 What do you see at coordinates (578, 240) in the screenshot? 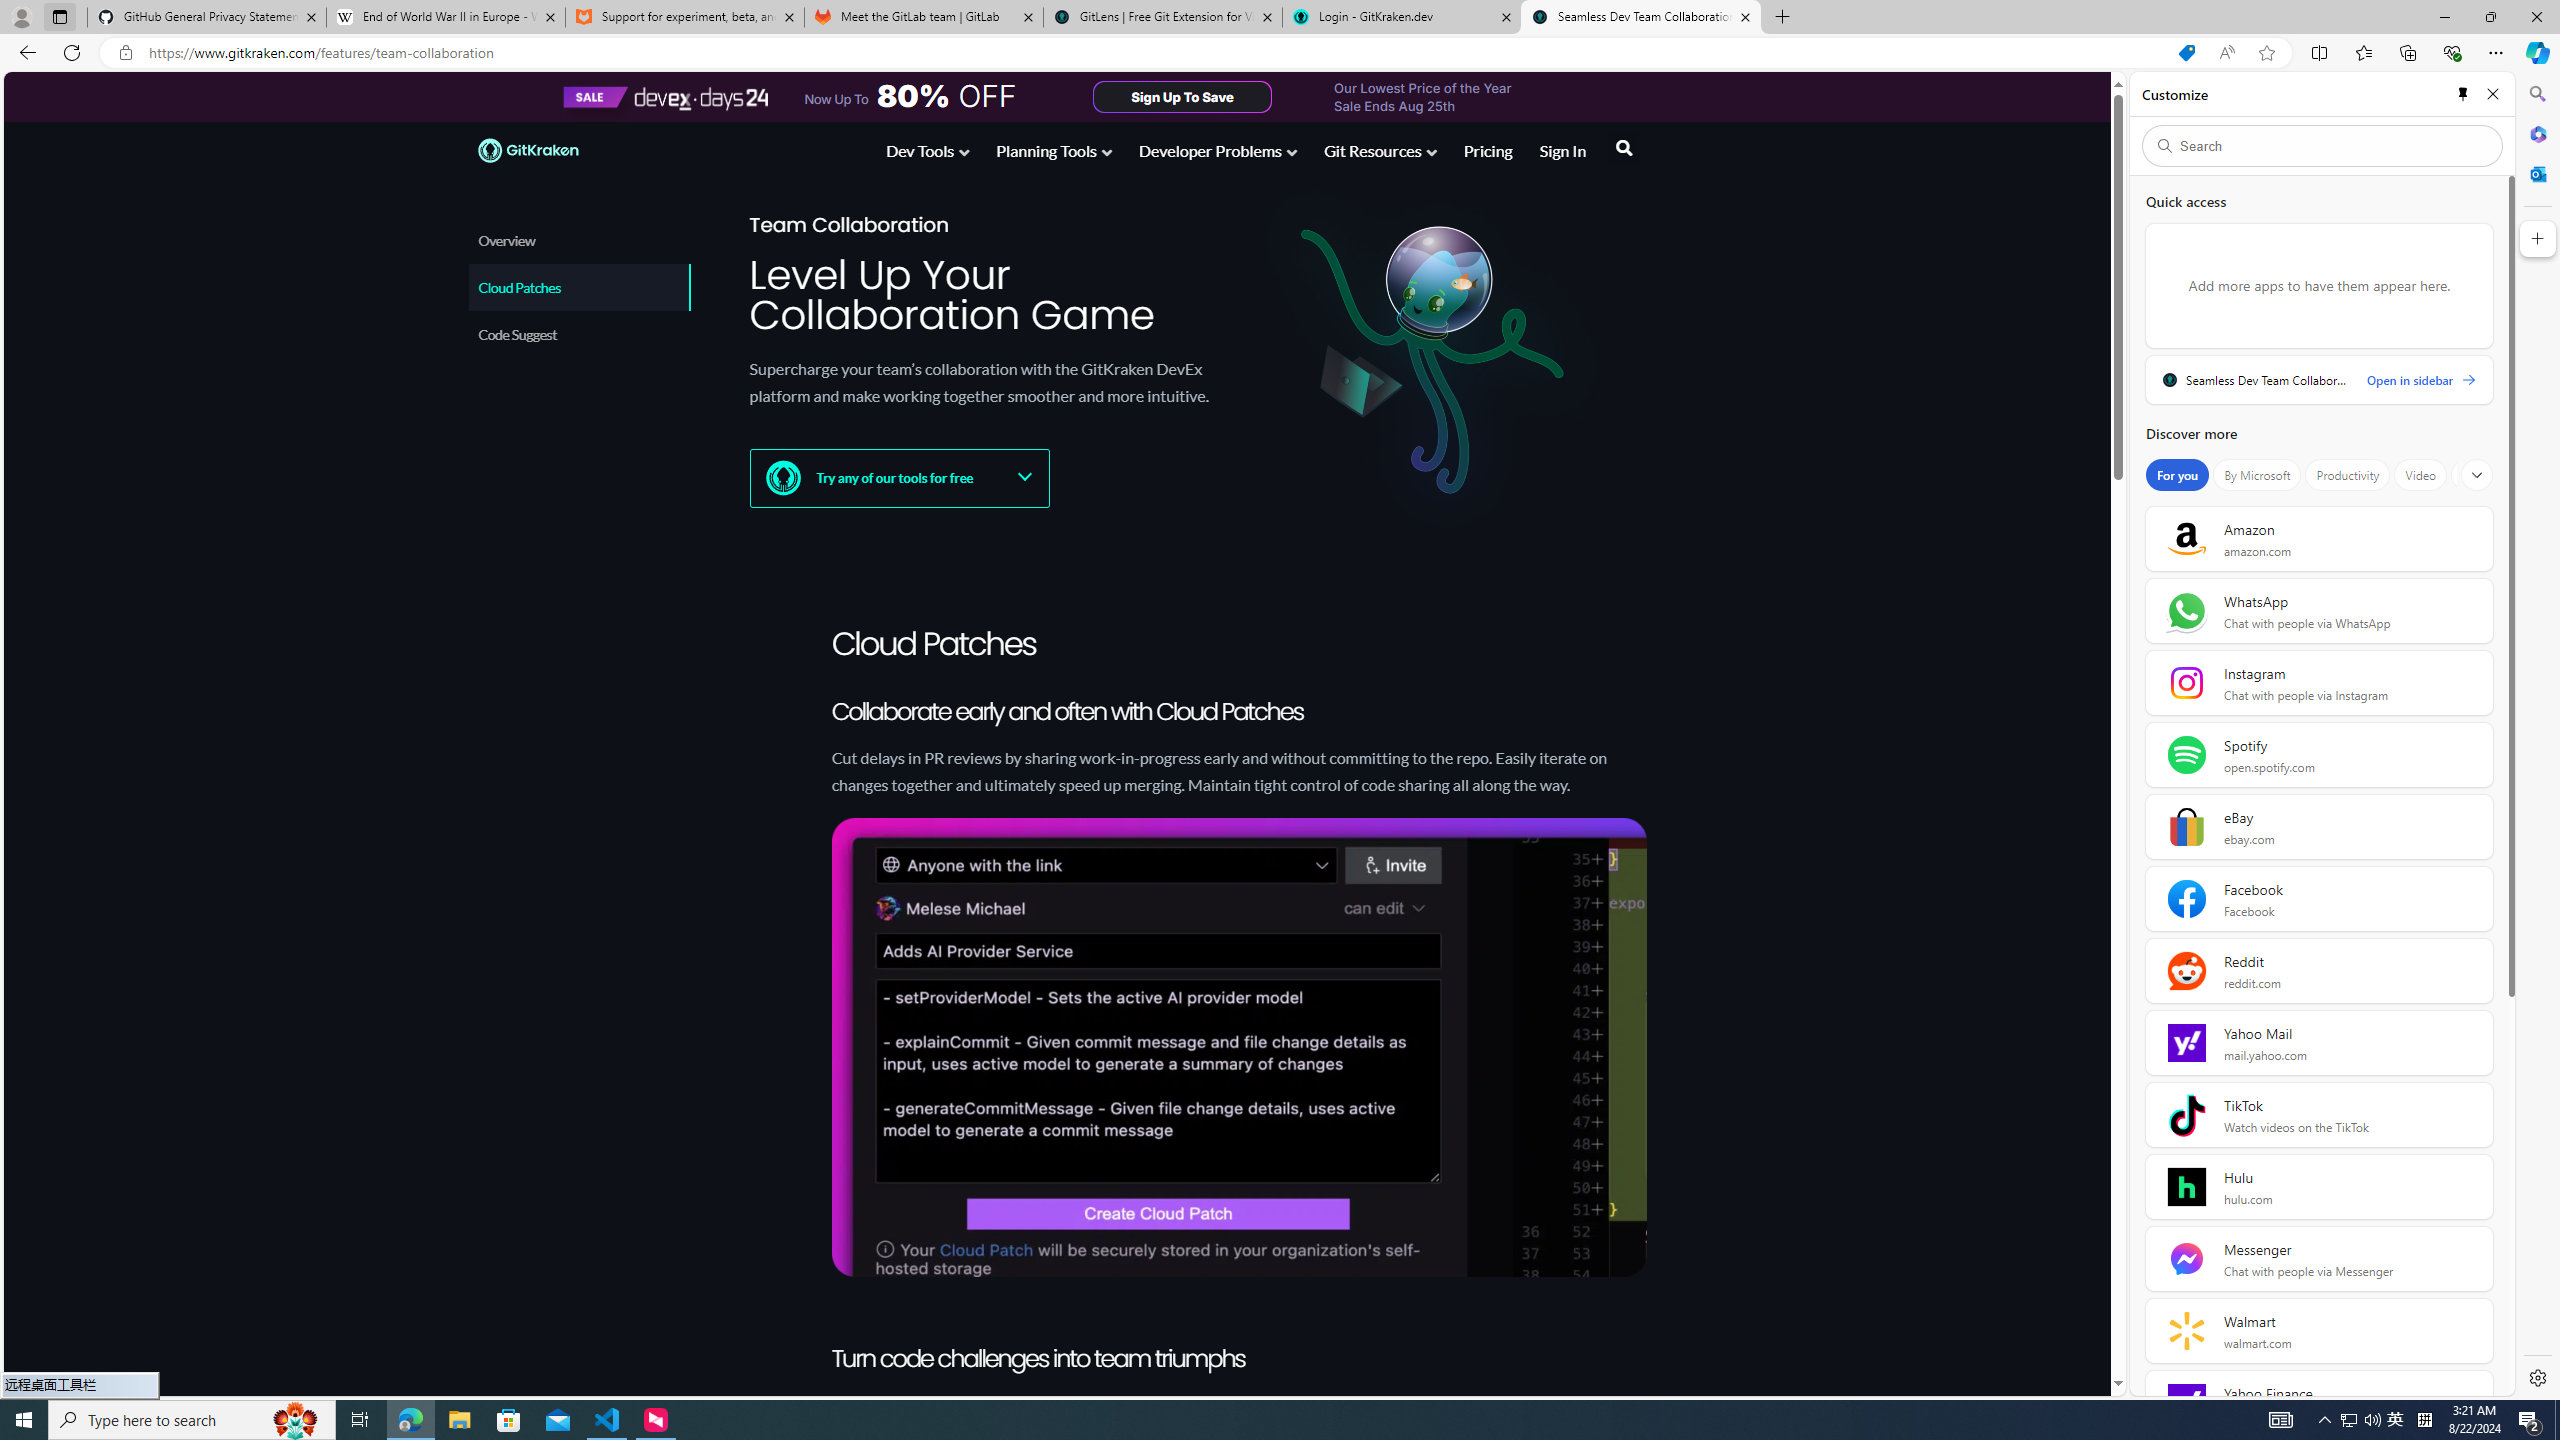
I see `'Overview'` at bounding box center [578, 240].